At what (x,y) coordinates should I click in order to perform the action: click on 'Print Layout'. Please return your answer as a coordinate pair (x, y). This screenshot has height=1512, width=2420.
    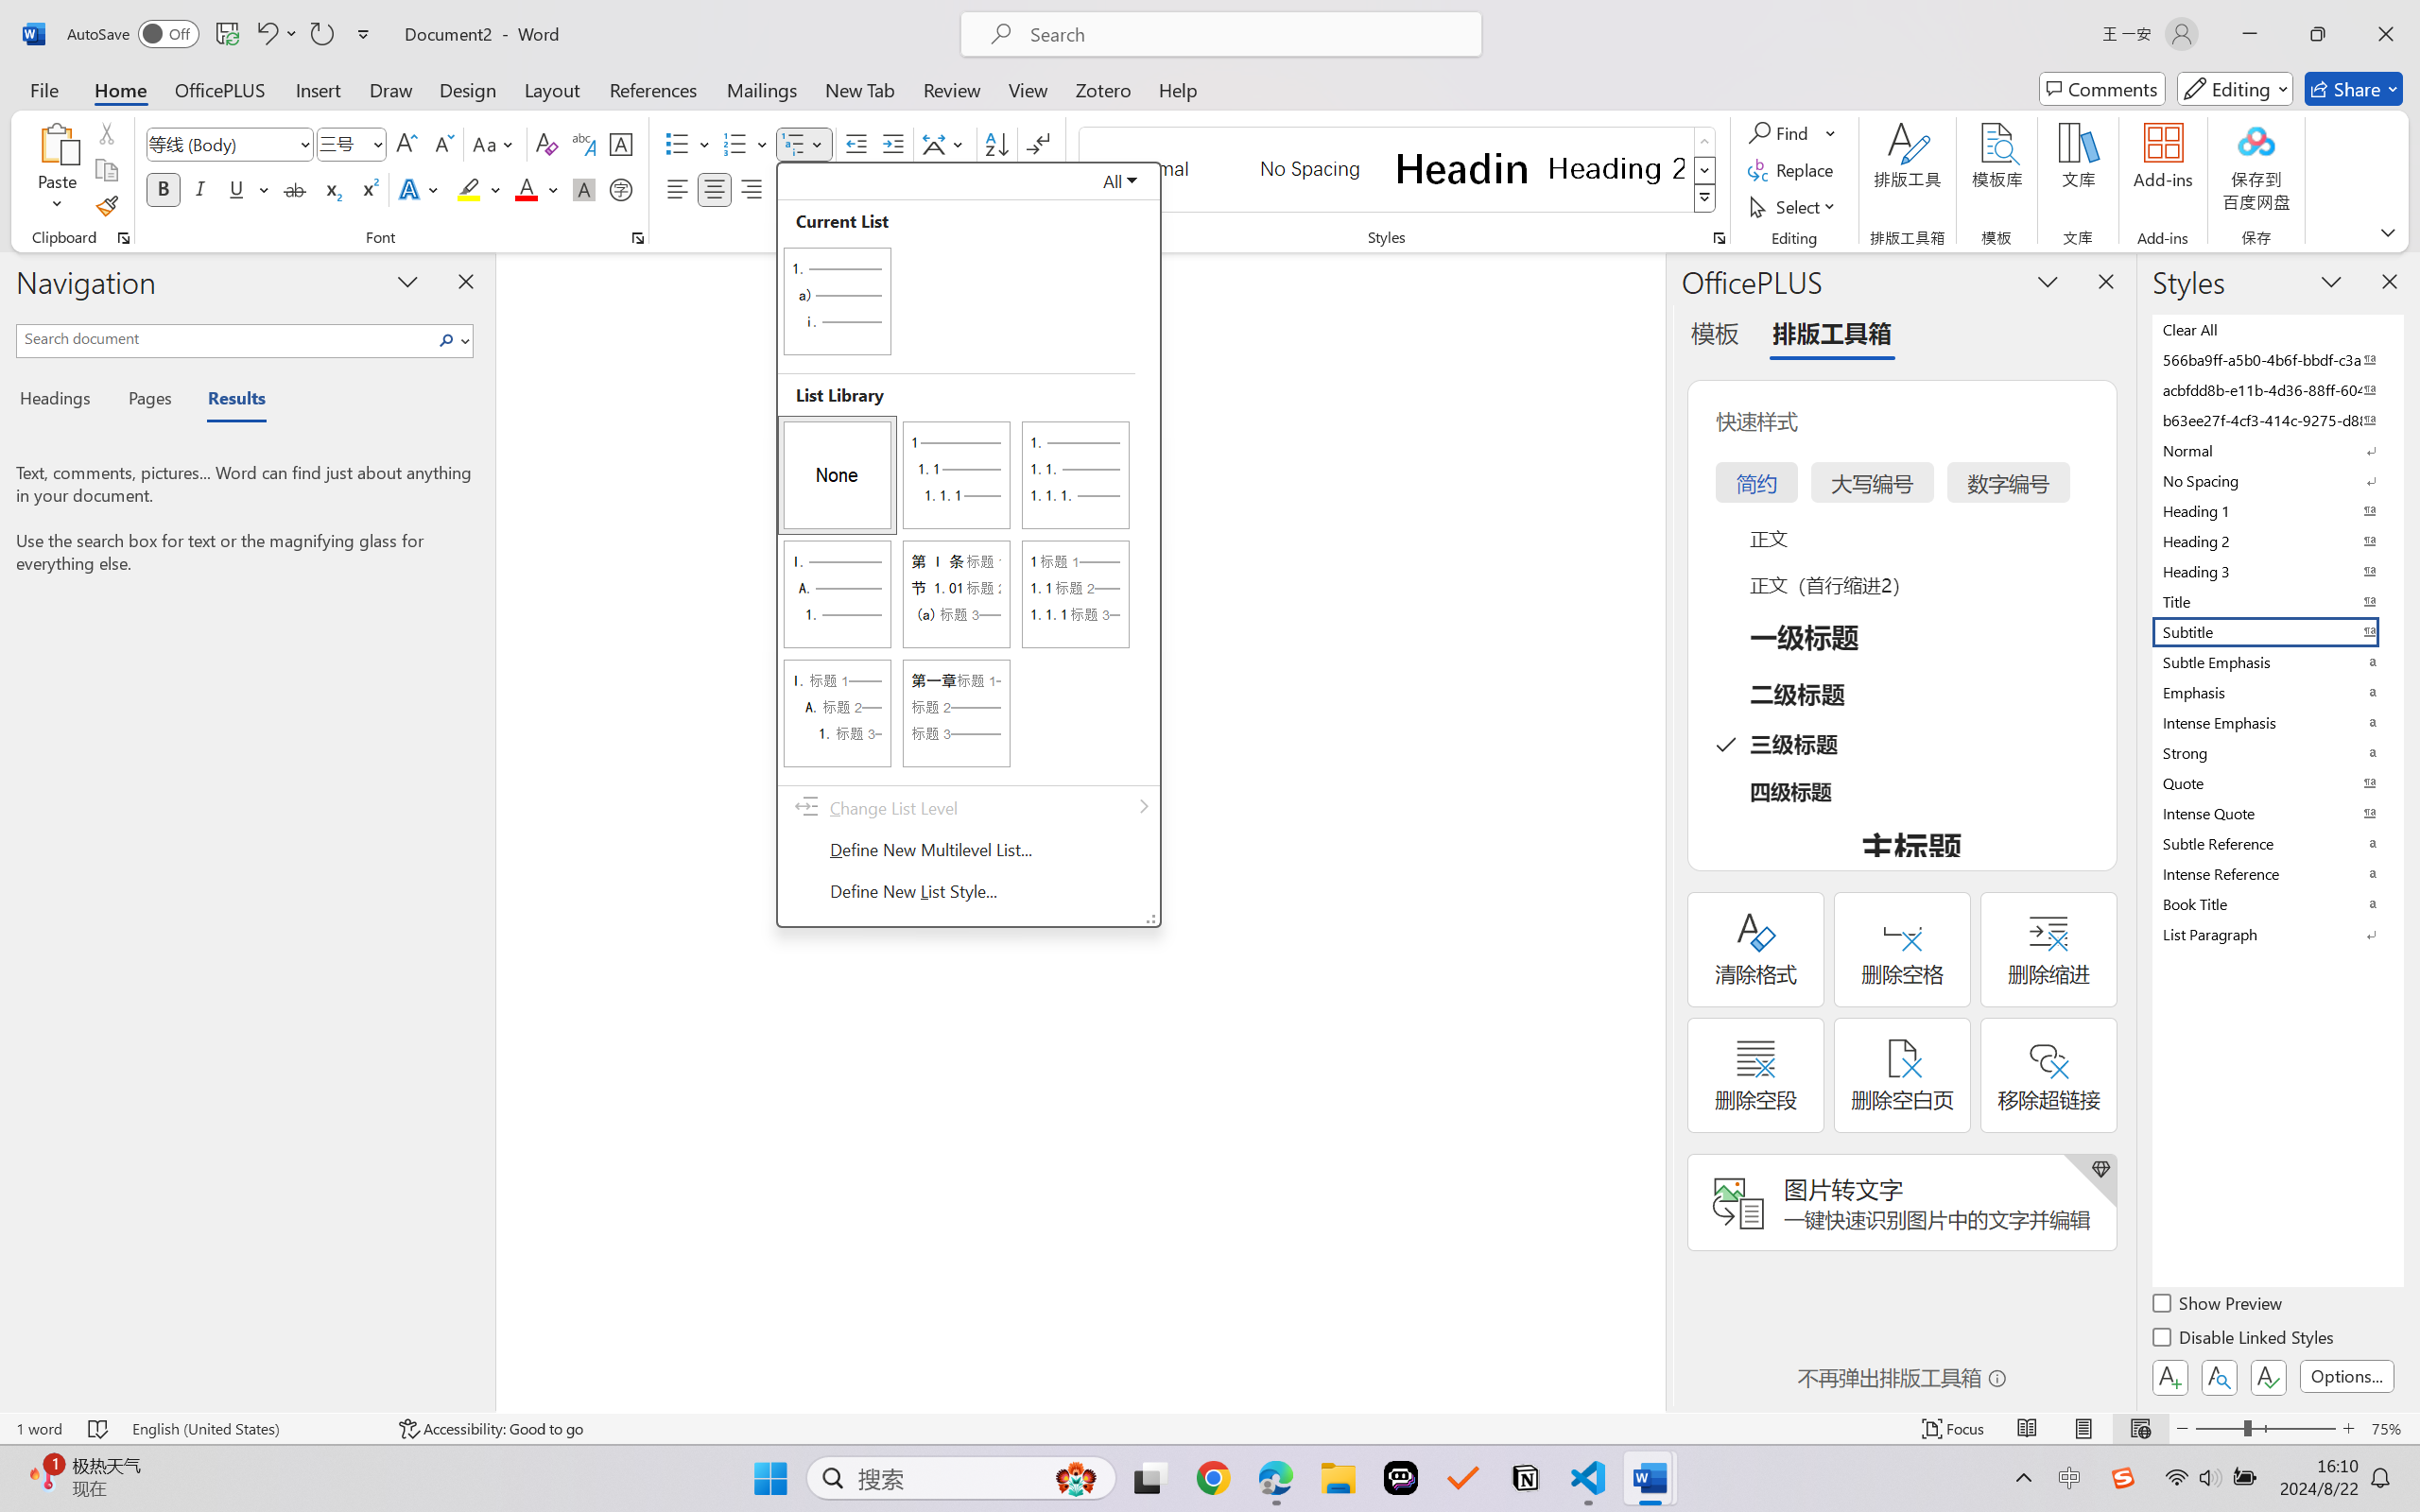
    Looking at the image, I should click on (2083, 1428).